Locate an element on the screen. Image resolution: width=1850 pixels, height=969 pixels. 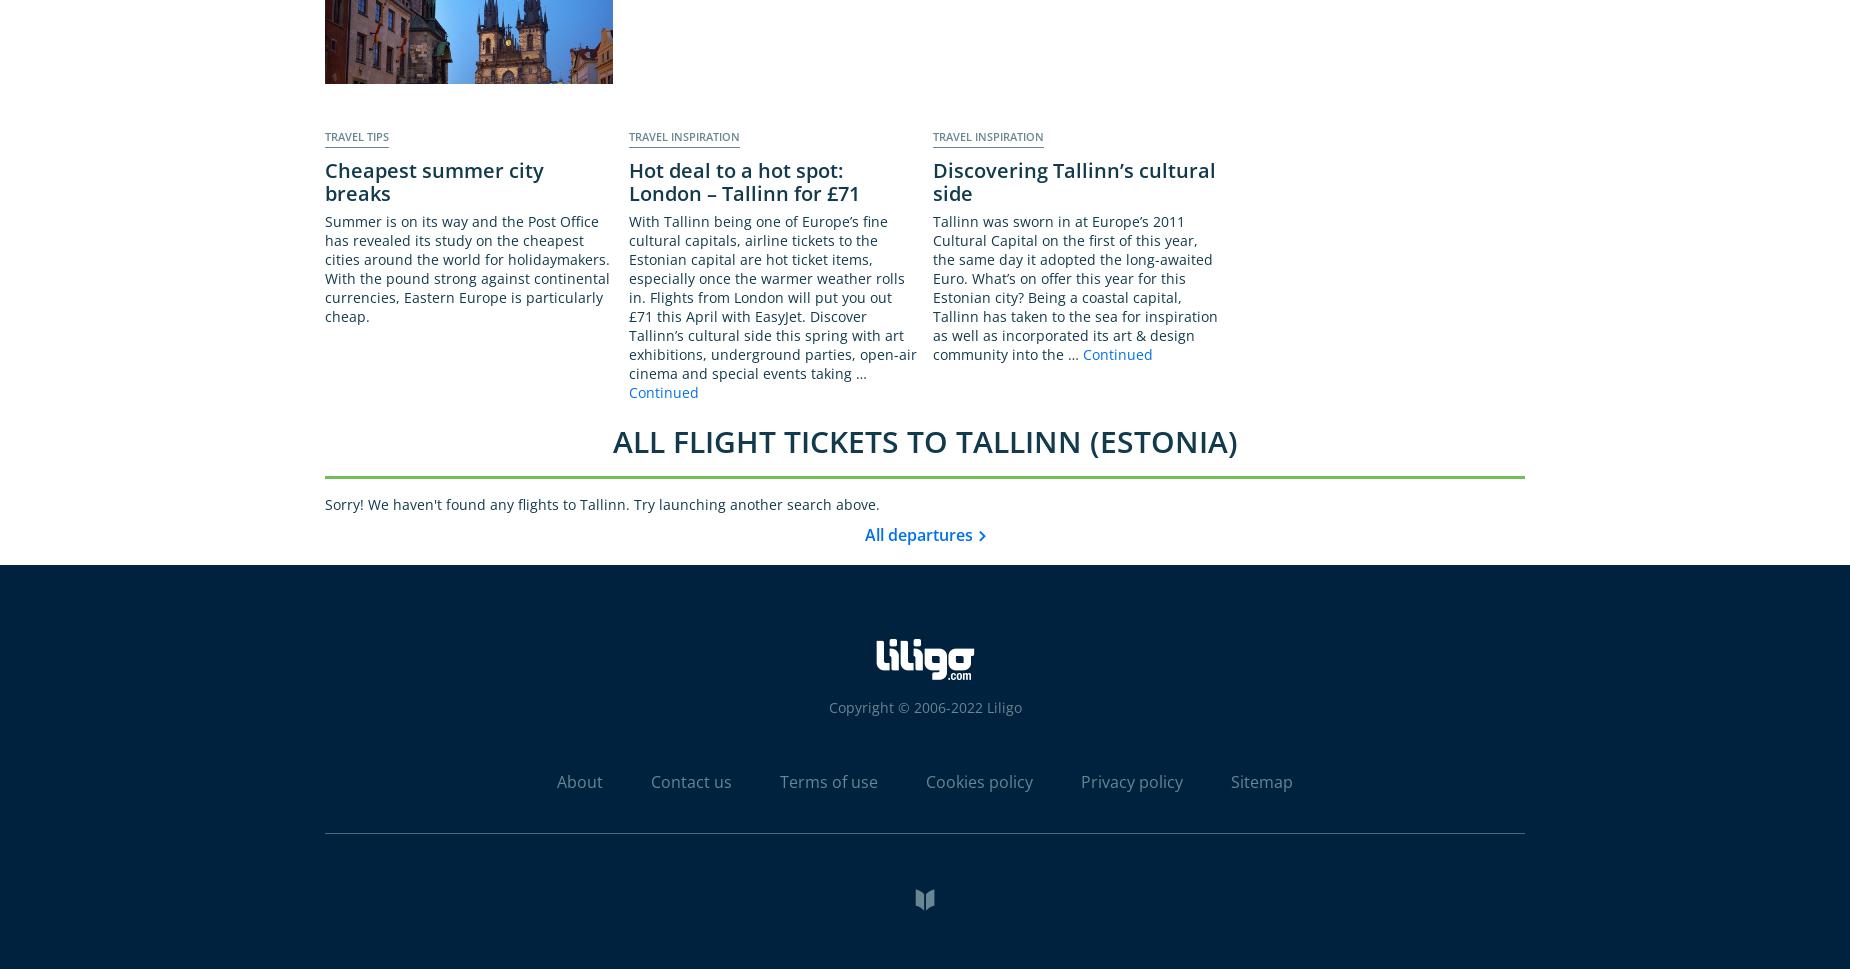
'Privacy policy' is located at coordinates (1131, 780).